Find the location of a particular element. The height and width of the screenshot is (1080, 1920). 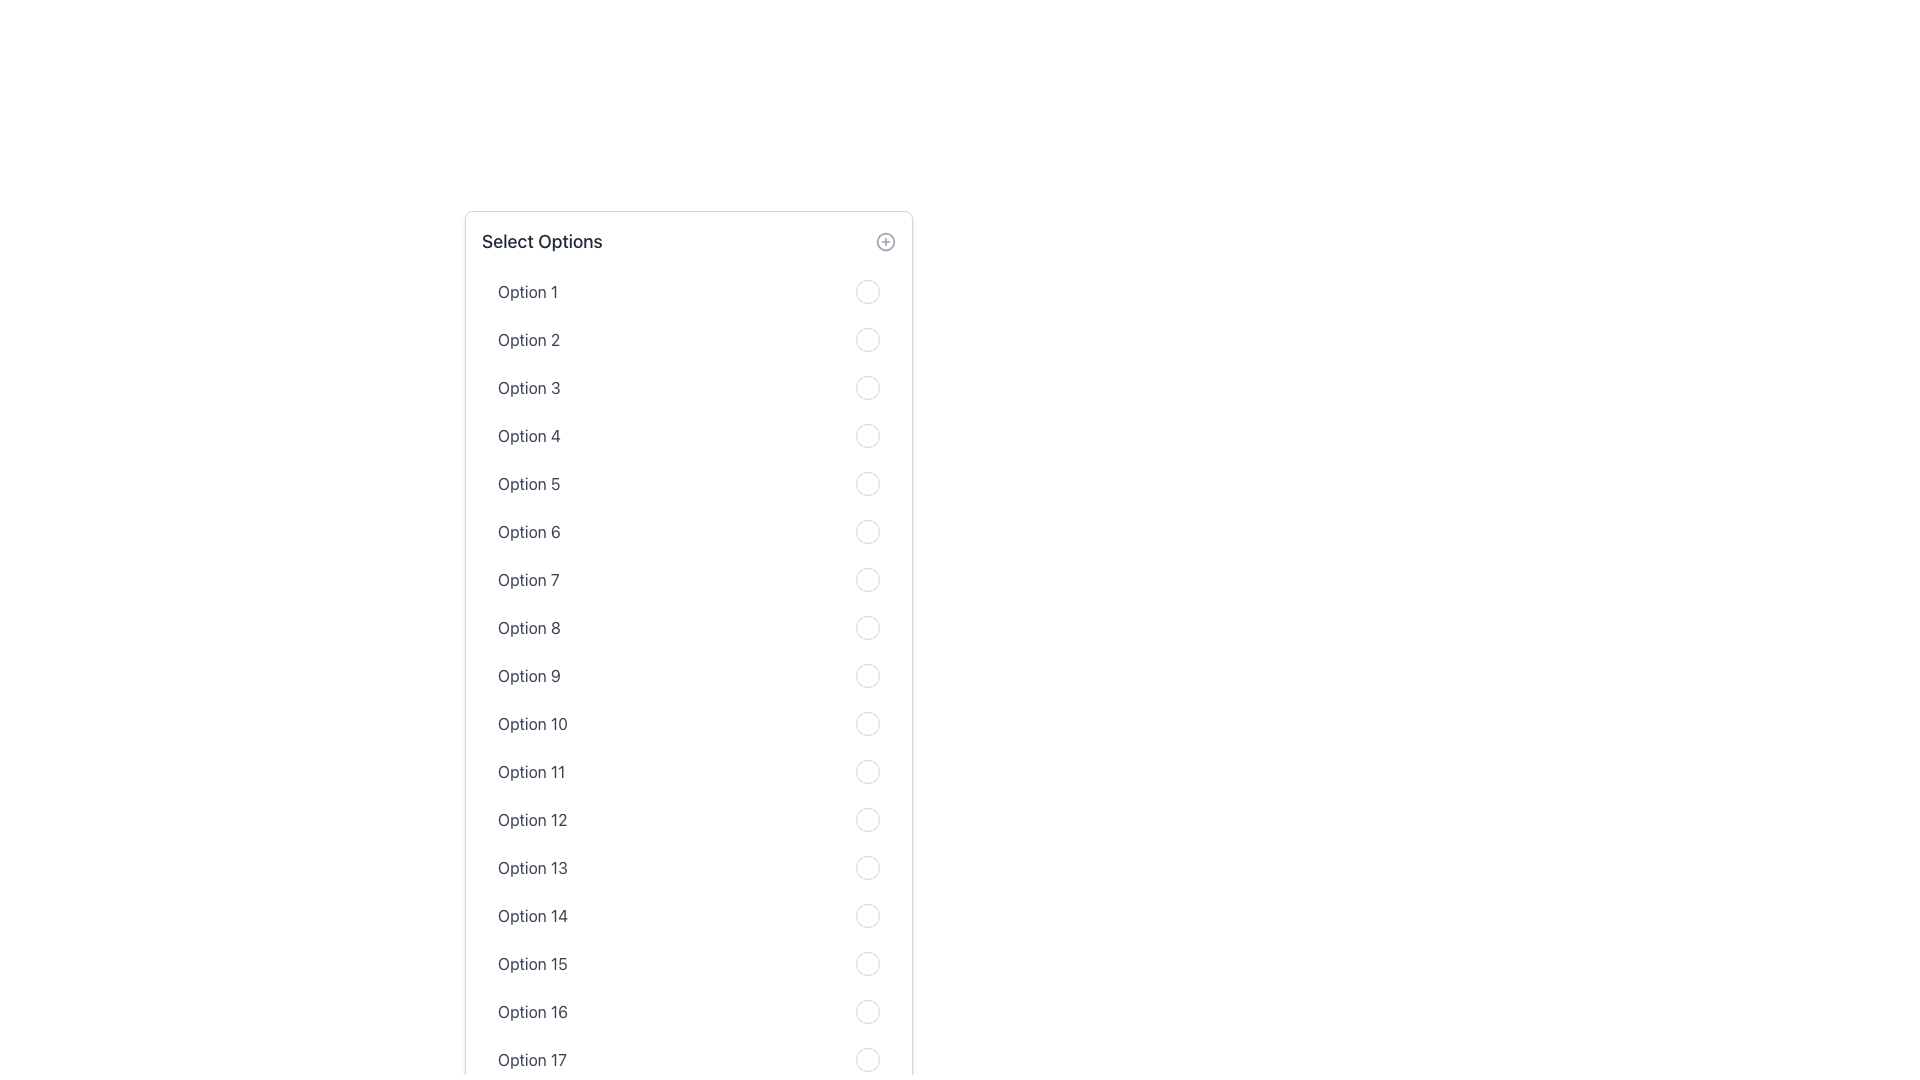

the radio button labeled 'Option 2' is located at coordinates (868, 338).